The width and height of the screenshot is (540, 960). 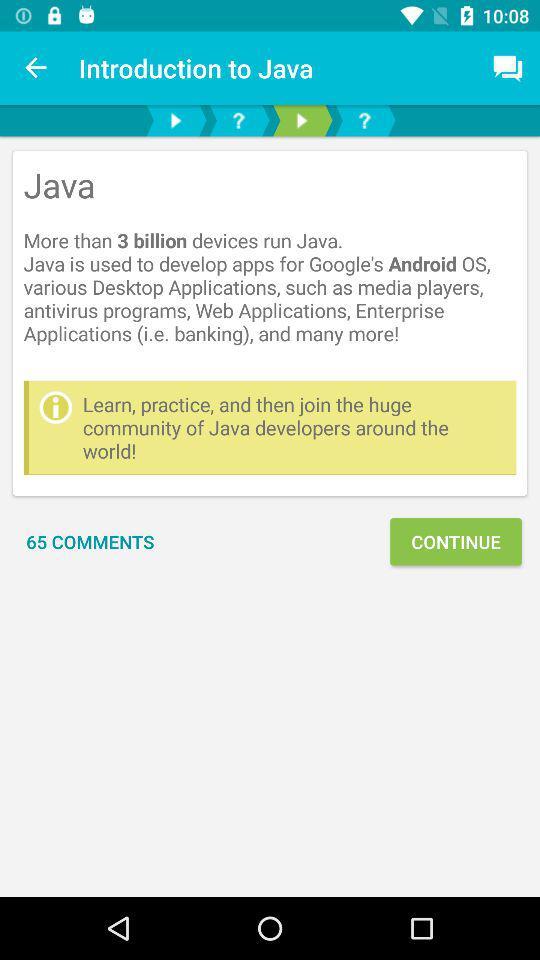 What do you see at coordinates (455, 541) in the screenshot?
I see `item to the right of 65 comments` at bounding box center [455, 541].